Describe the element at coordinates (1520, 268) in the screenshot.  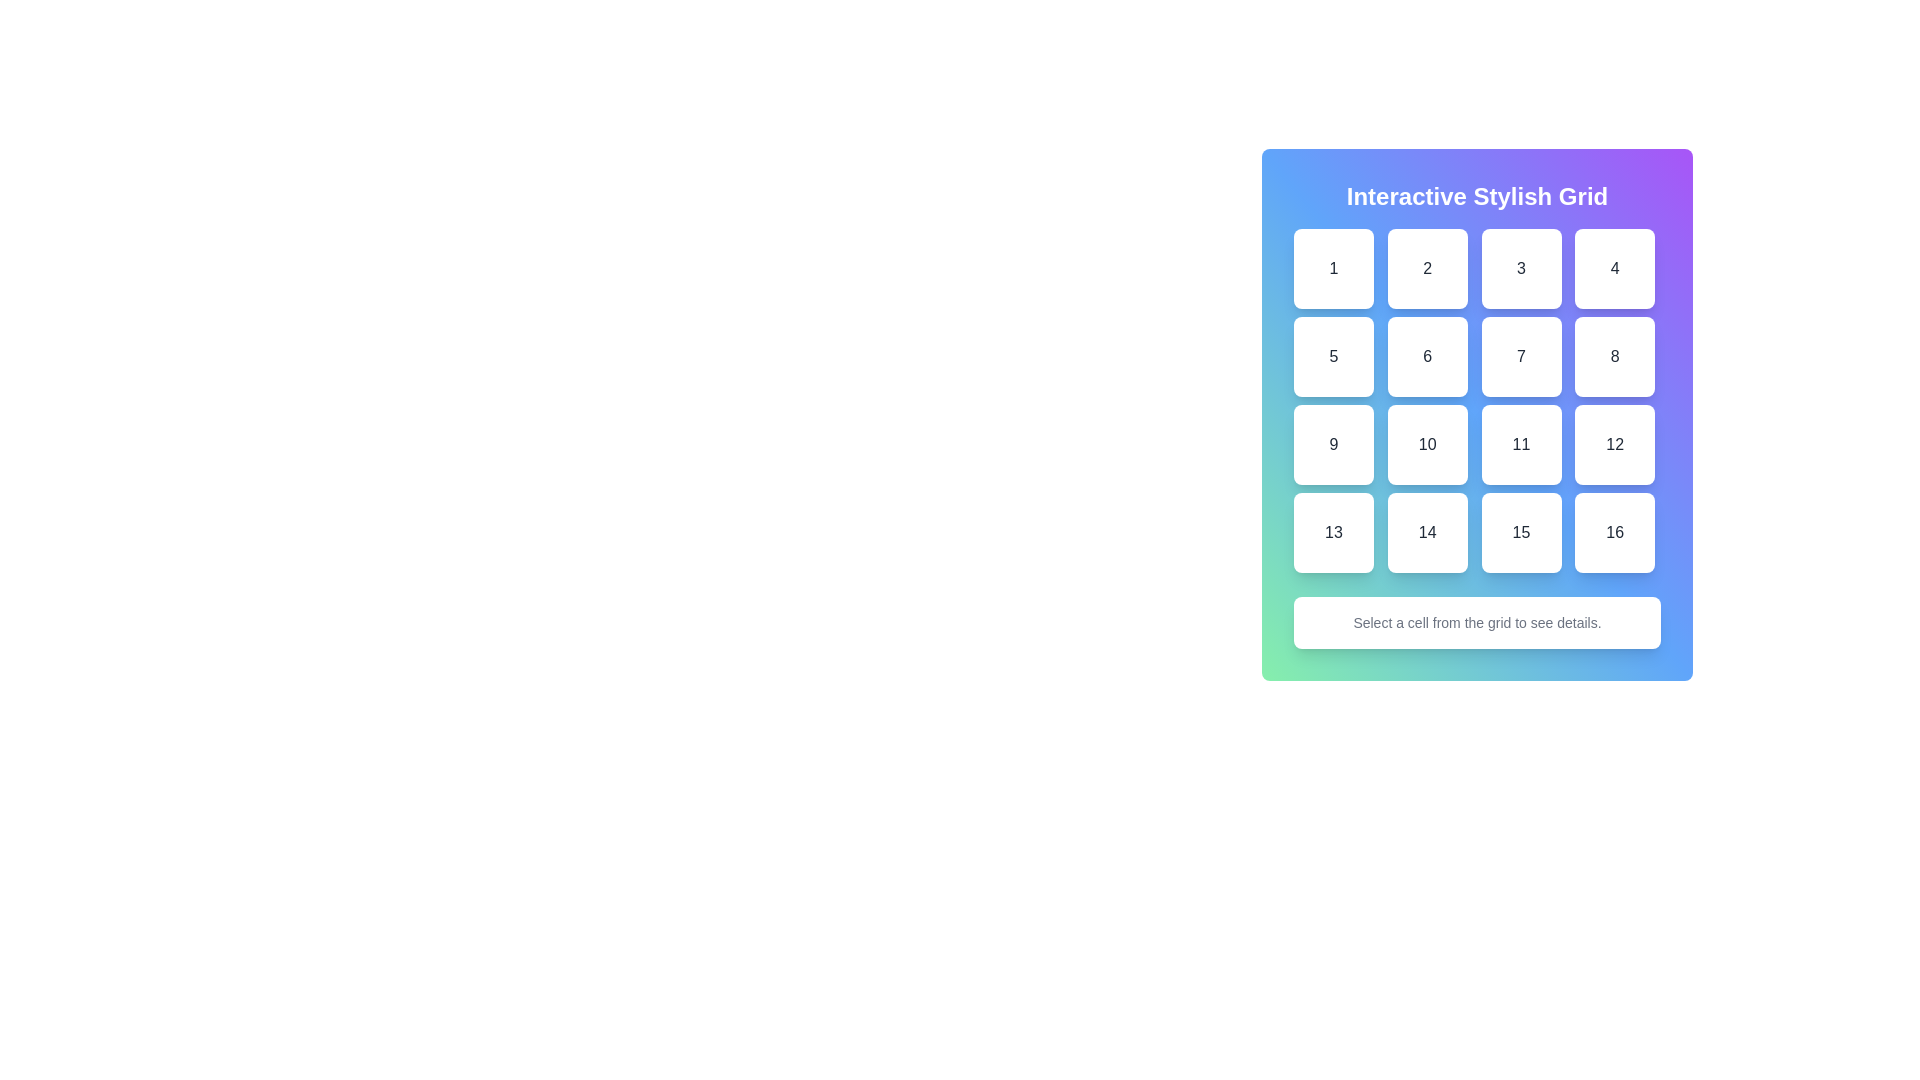
I see `the square button labeled '3' with a white background` at that location.